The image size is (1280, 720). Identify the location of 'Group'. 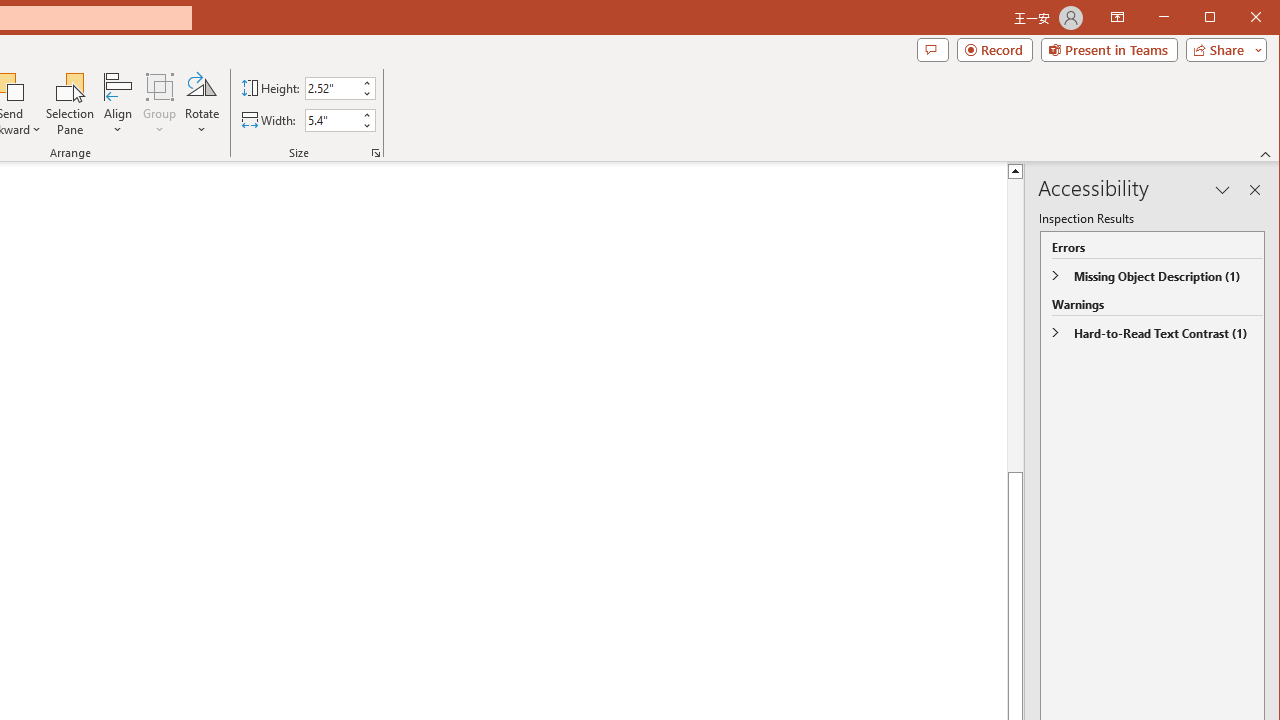
(160, 104).